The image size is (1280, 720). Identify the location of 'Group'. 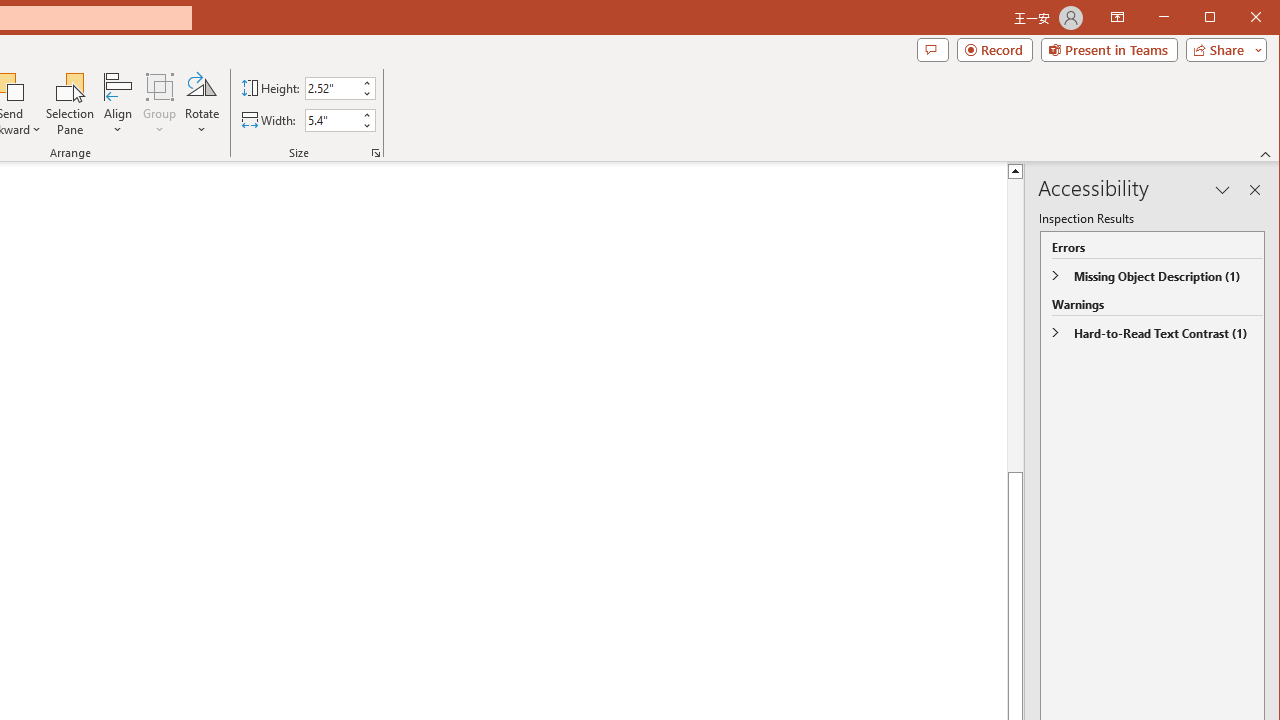
(160, 104).